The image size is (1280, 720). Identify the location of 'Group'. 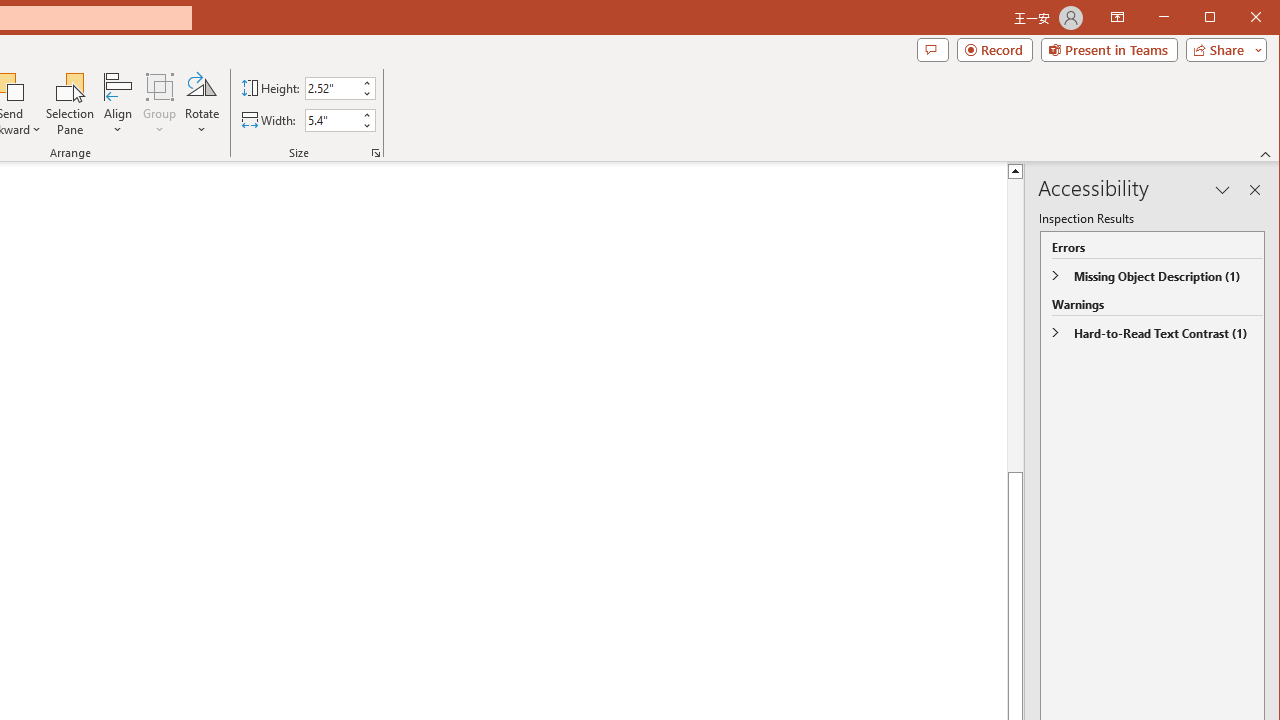
(160, 104).